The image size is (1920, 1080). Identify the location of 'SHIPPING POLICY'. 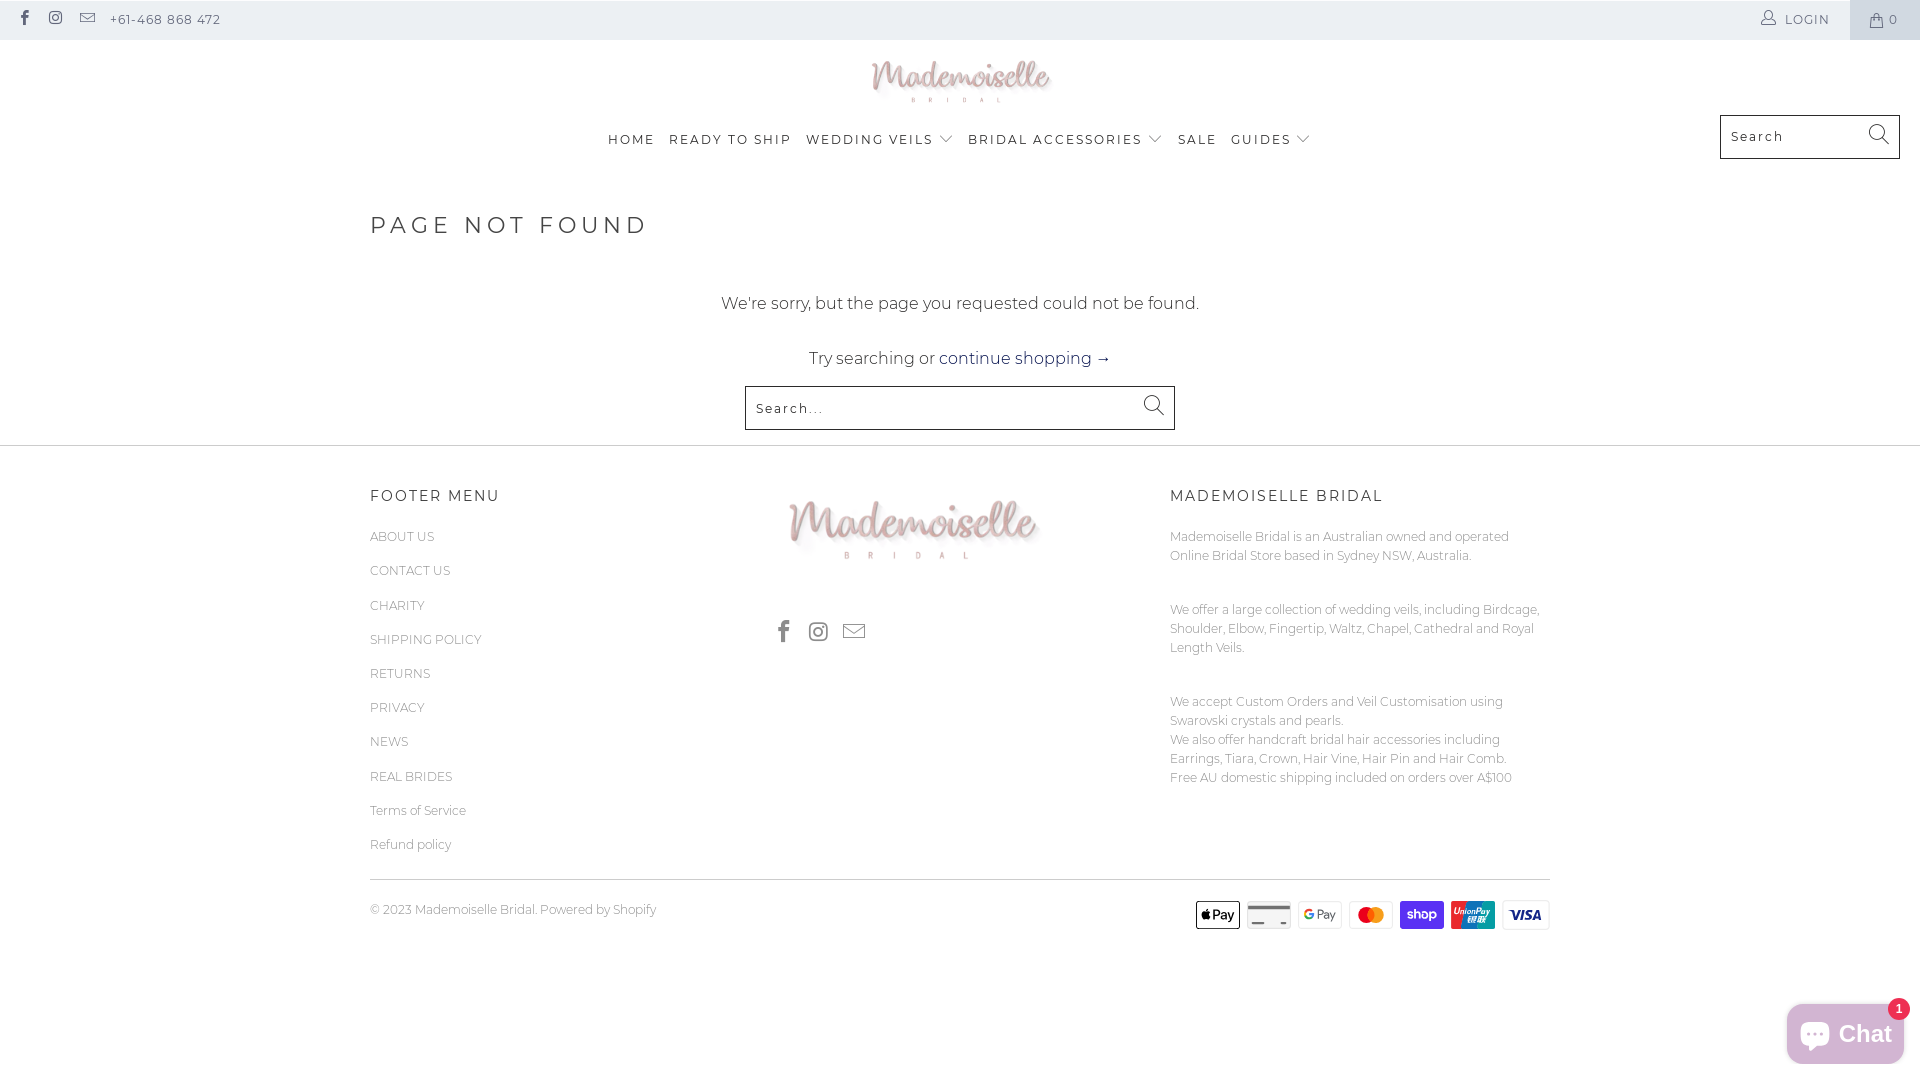
(425, 639).